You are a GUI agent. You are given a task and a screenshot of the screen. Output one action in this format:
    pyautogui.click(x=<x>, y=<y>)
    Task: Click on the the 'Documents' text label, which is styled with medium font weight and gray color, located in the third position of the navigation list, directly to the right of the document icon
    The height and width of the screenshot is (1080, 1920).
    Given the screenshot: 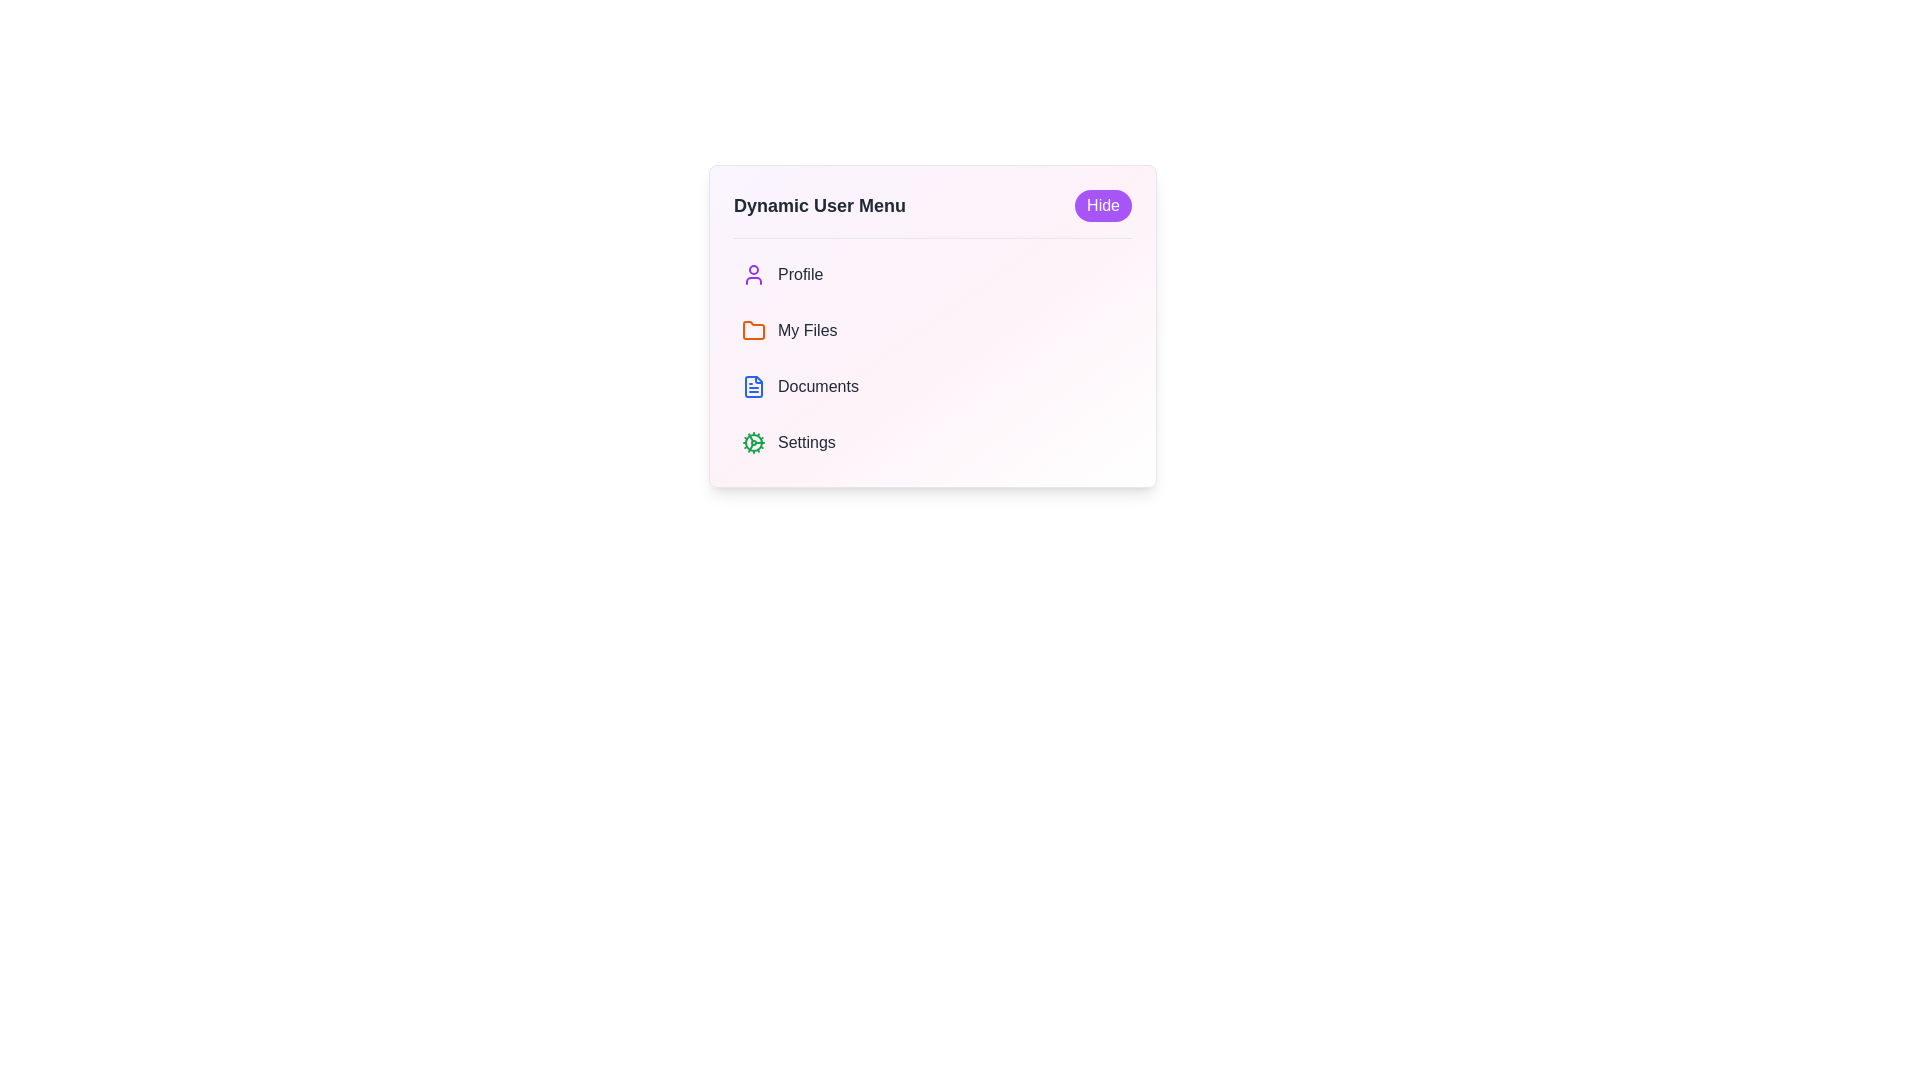 What is the action you would take?
    pyautogui.click(x=818, y=386)
    